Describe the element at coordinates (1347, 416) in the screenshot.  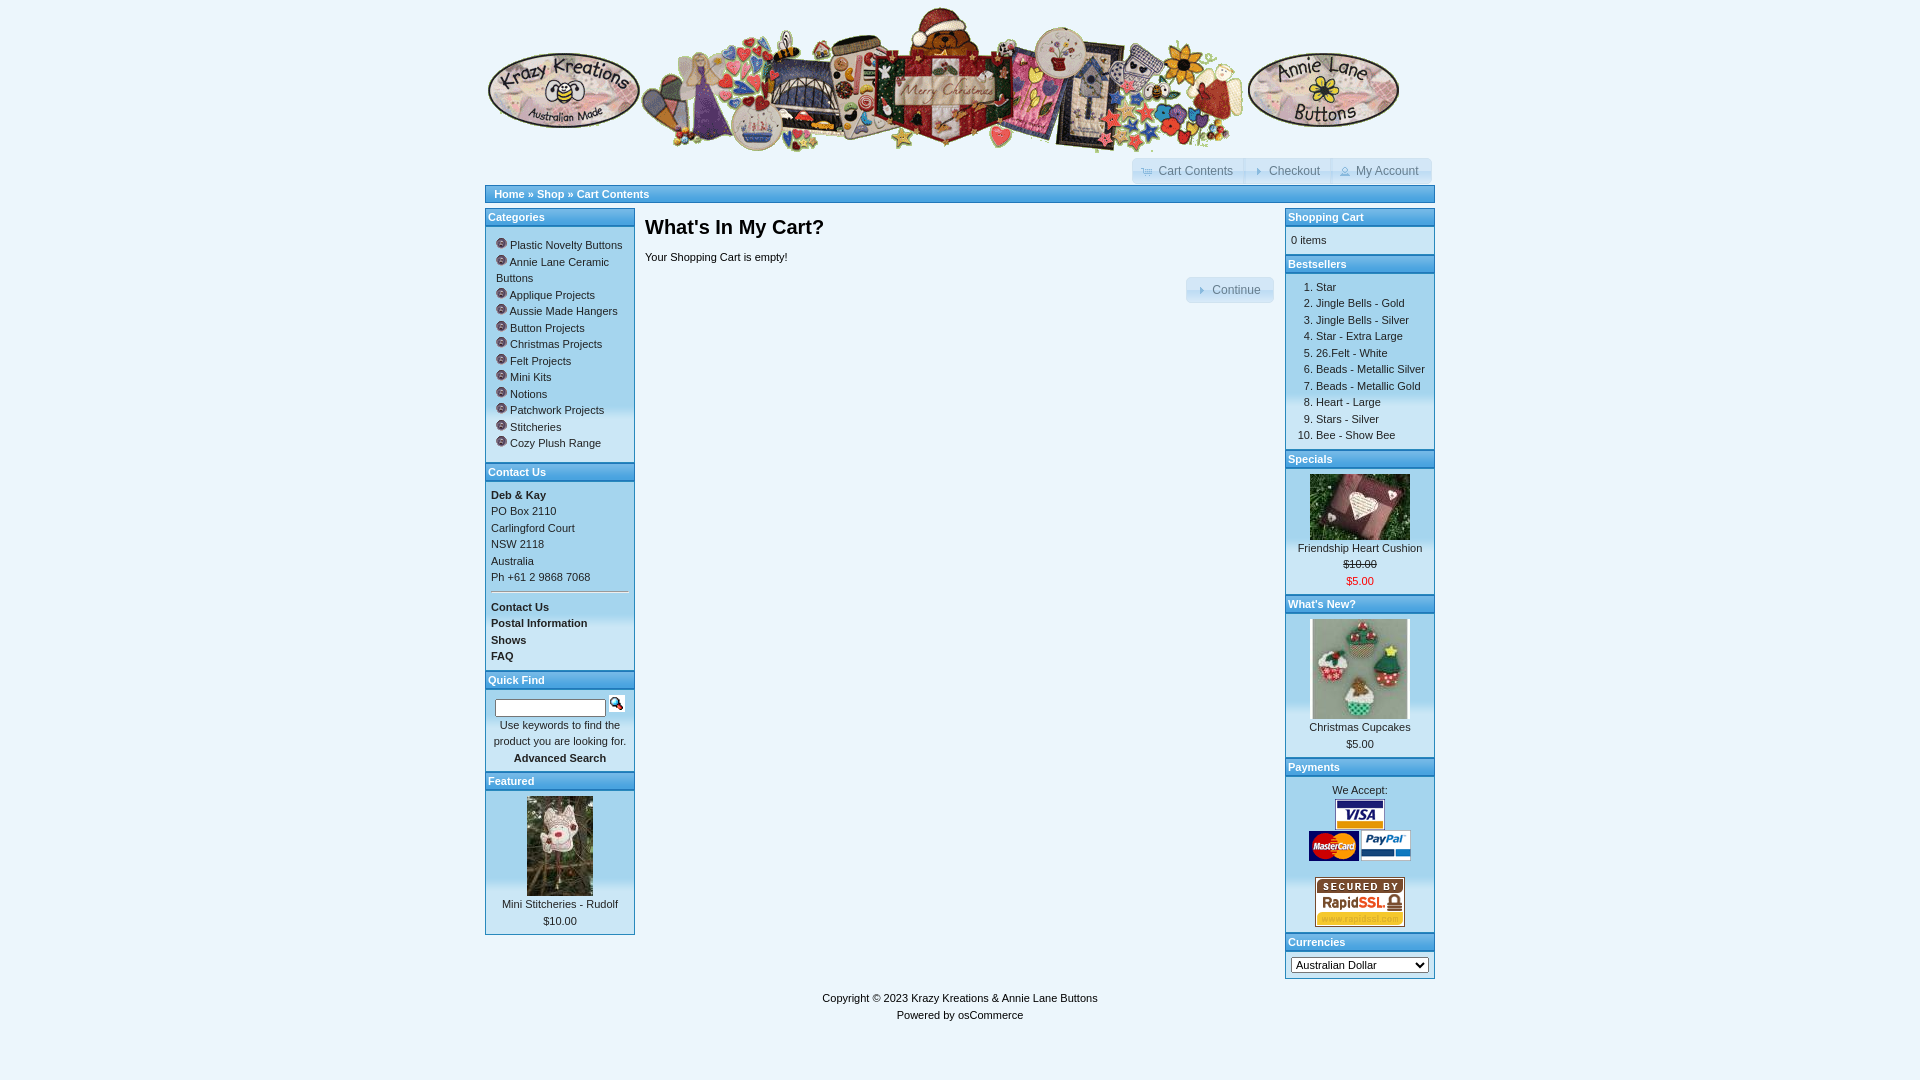
I see `'Stars - Silver'` at that location.